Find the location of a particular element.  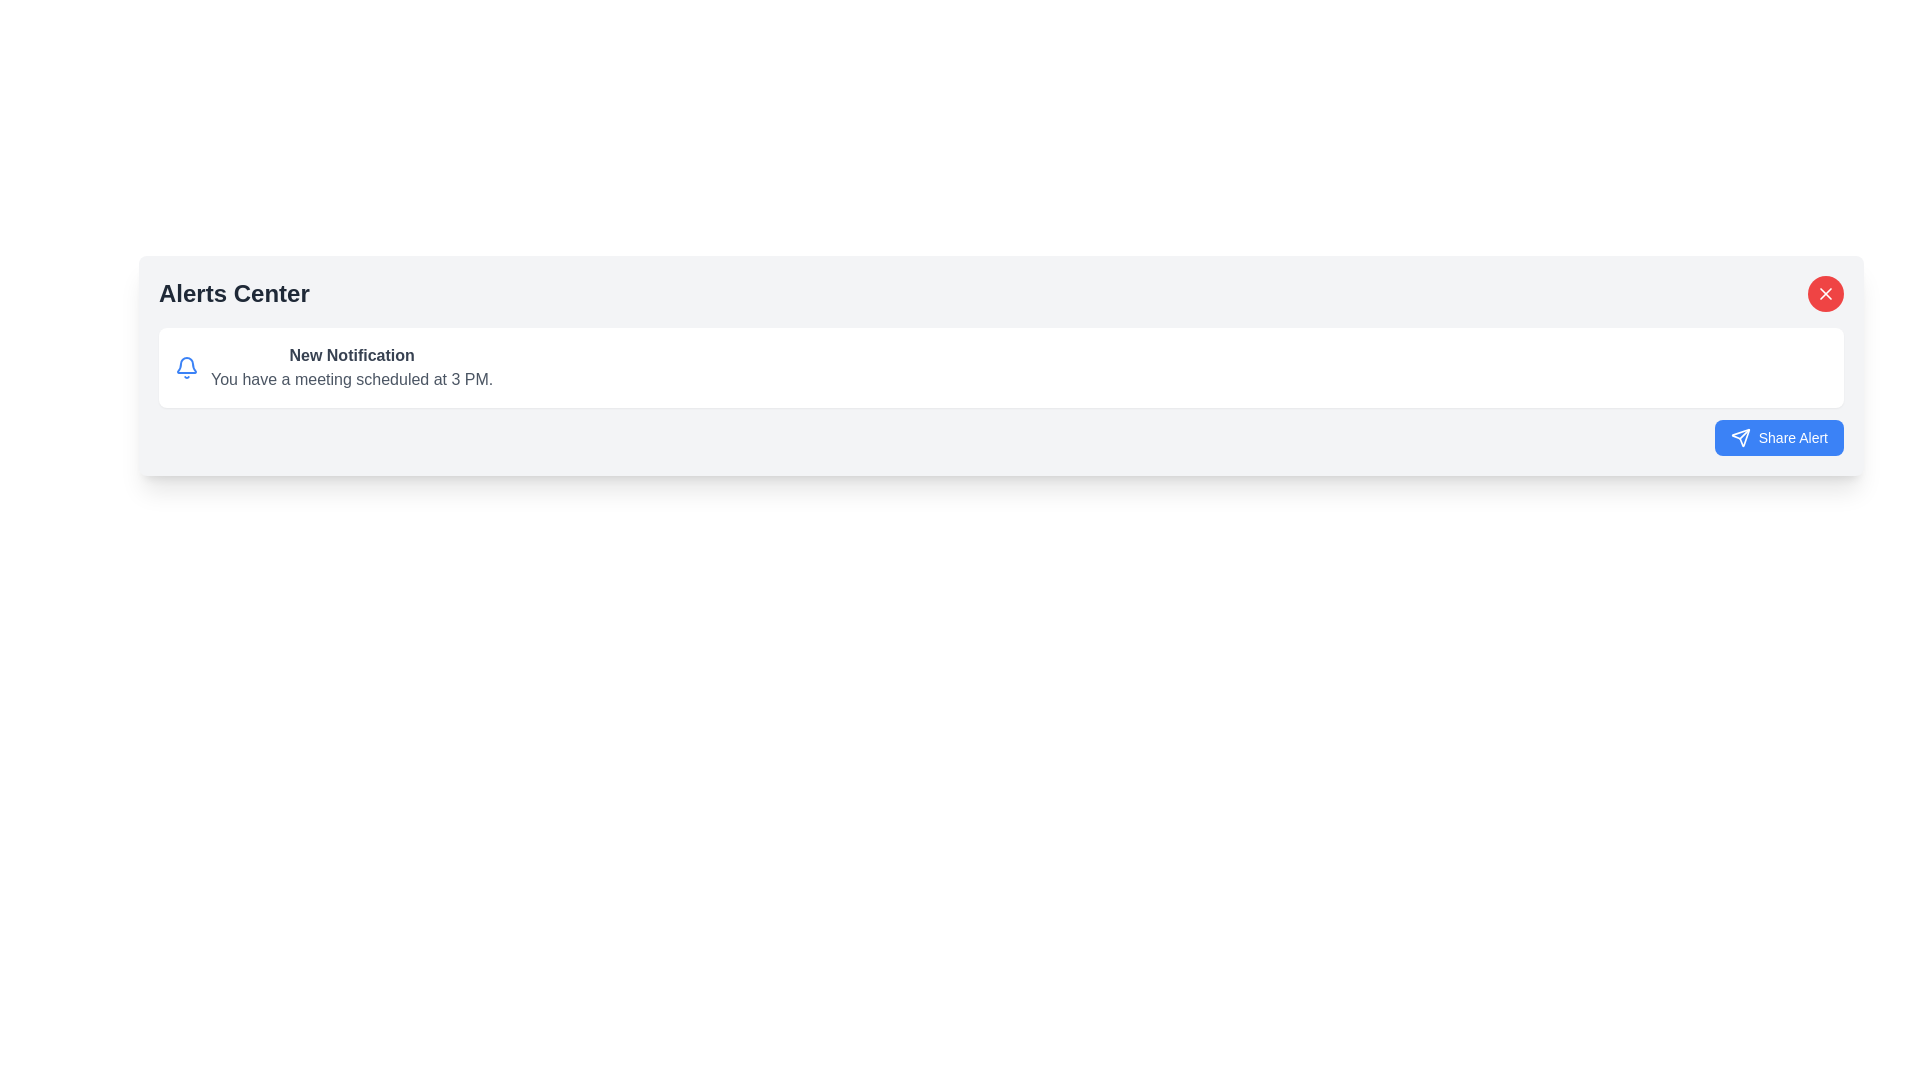

the 'Share Alert' button with a blue background and white text, located in the bottom-right corner of the alert is located at coordinates (1779, 437).